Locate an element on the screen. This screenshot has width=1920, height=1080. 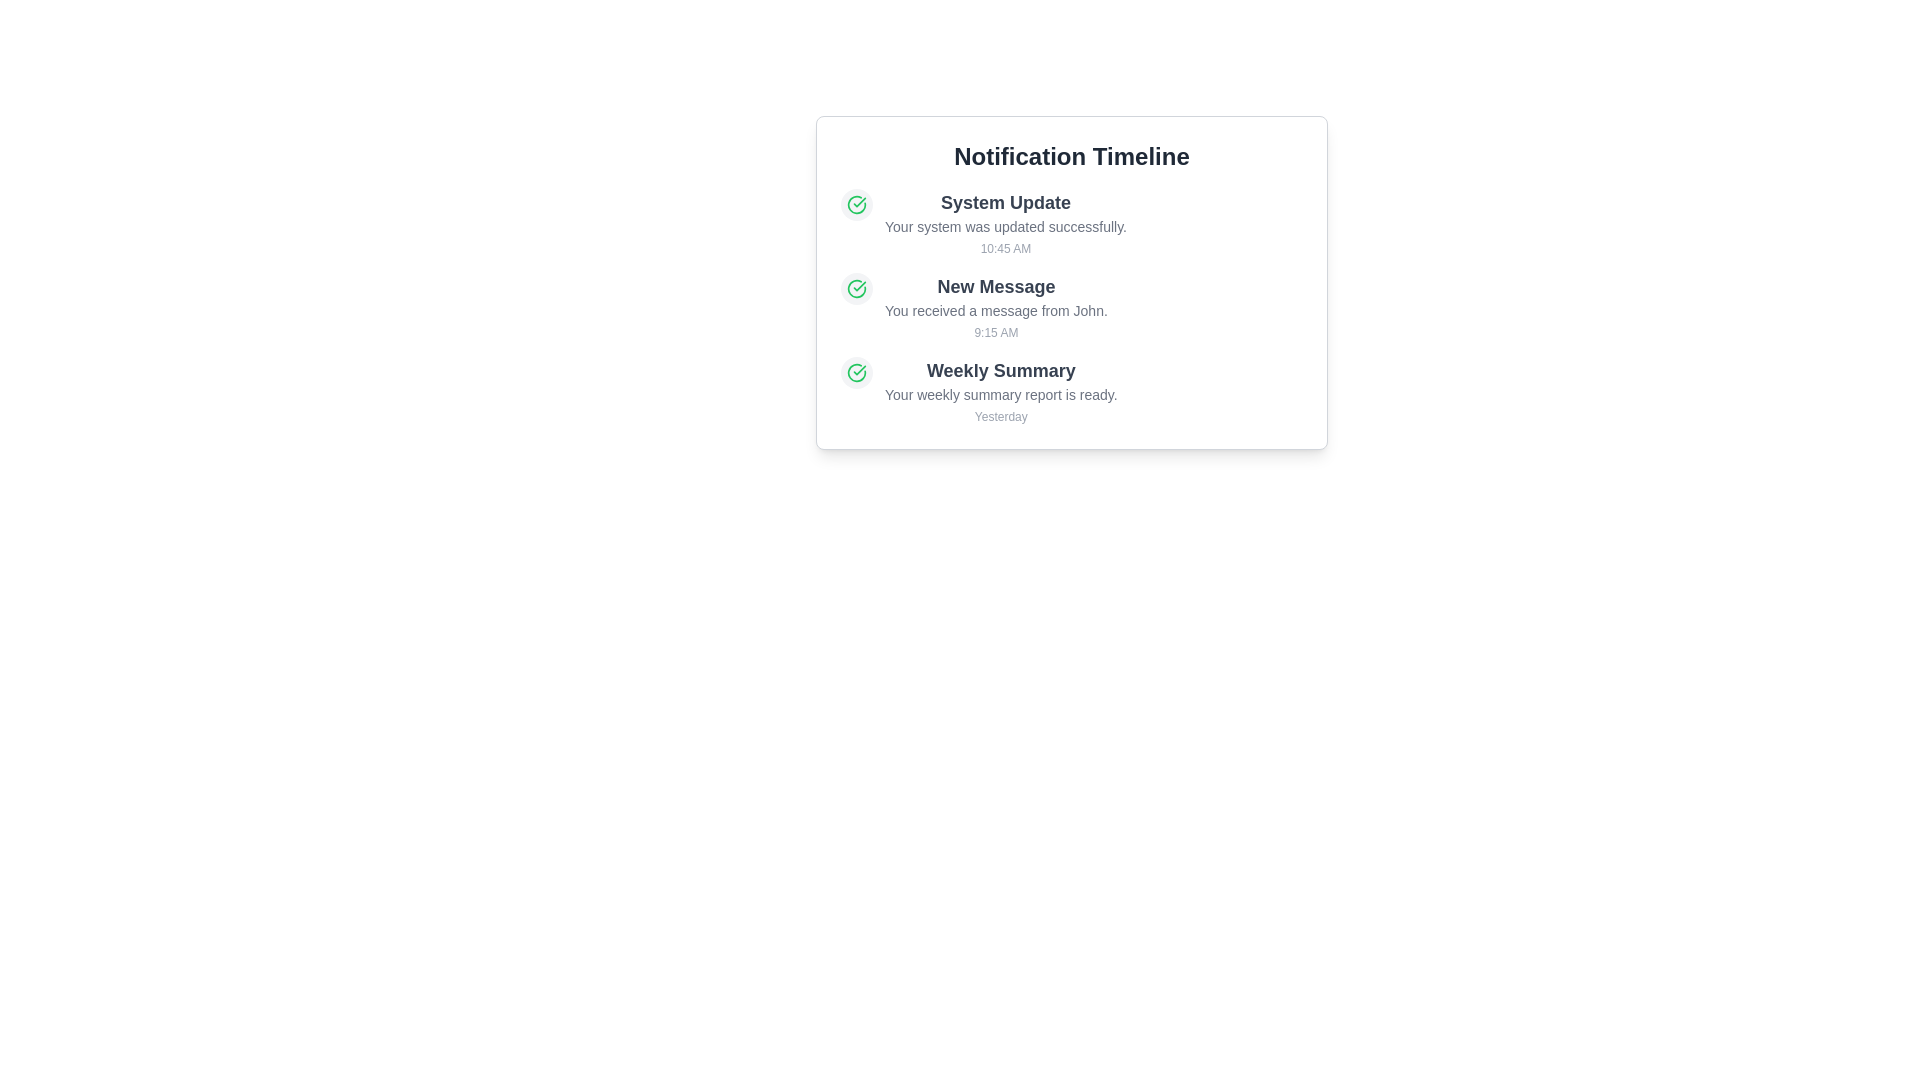
the Notification Entry that informs the user about a new message, positioned as the second item in the list of notifications is located at coordinates (1070, 307).